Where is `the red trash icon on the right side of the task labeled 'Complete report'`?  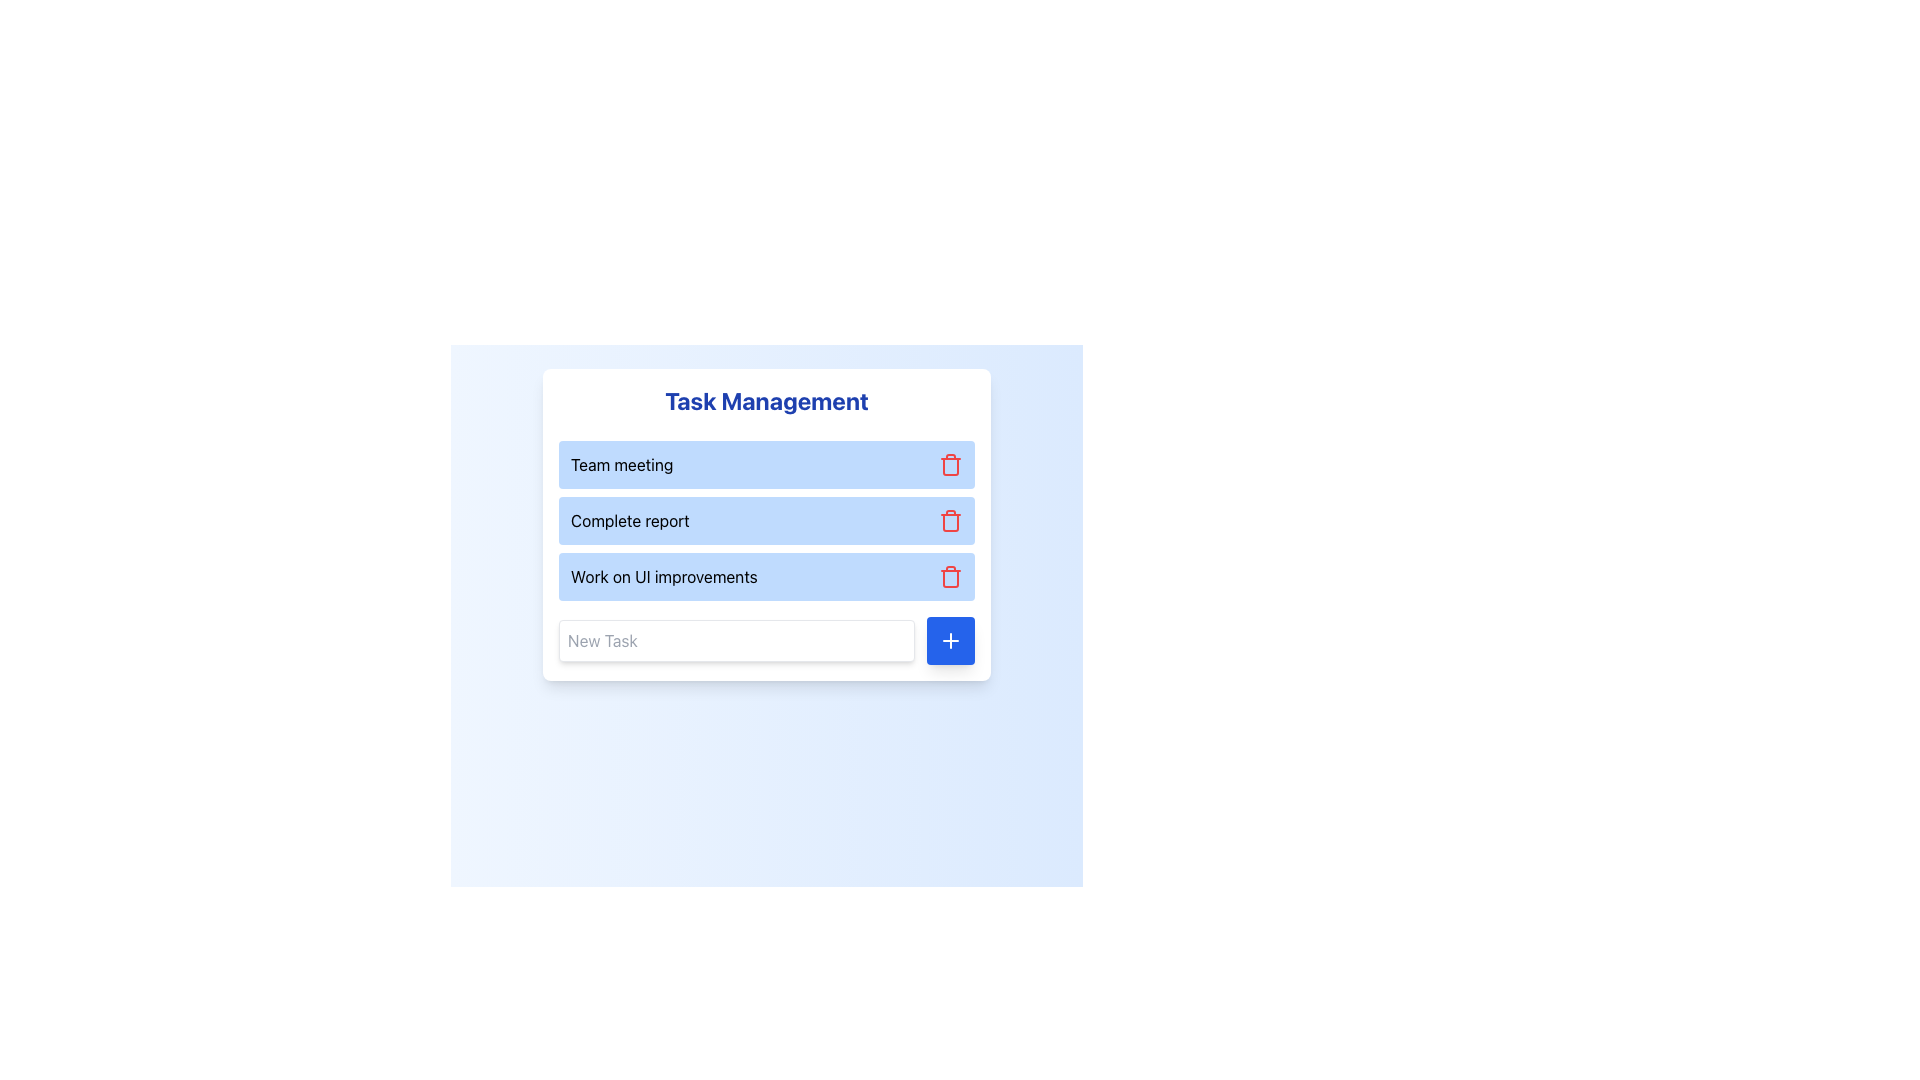
the red trash icon on the right side of the task labeled 'Complete report' is located at coordinates (949, 519).